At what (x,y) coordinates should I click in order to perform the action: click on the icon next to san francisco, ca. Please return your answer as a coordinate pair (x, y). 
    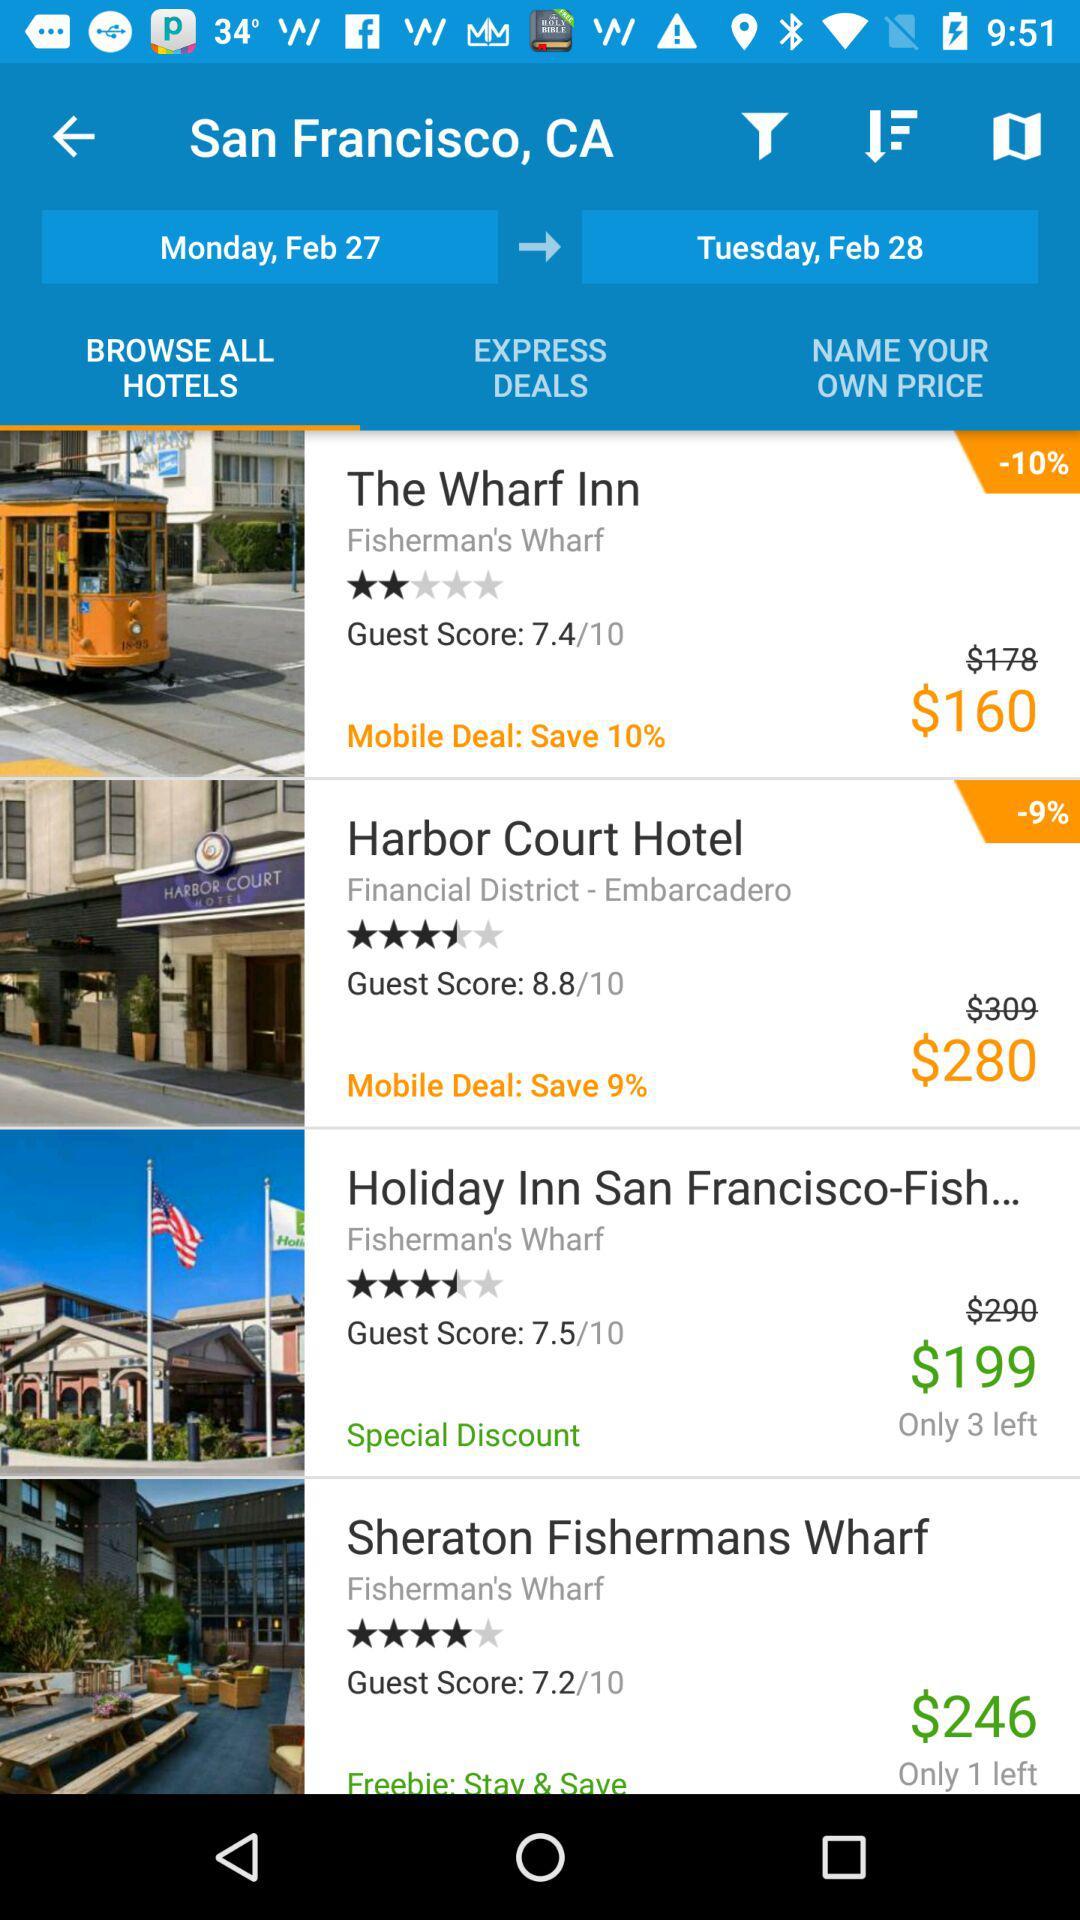
    Looking at the image, I should click on (764, 135).